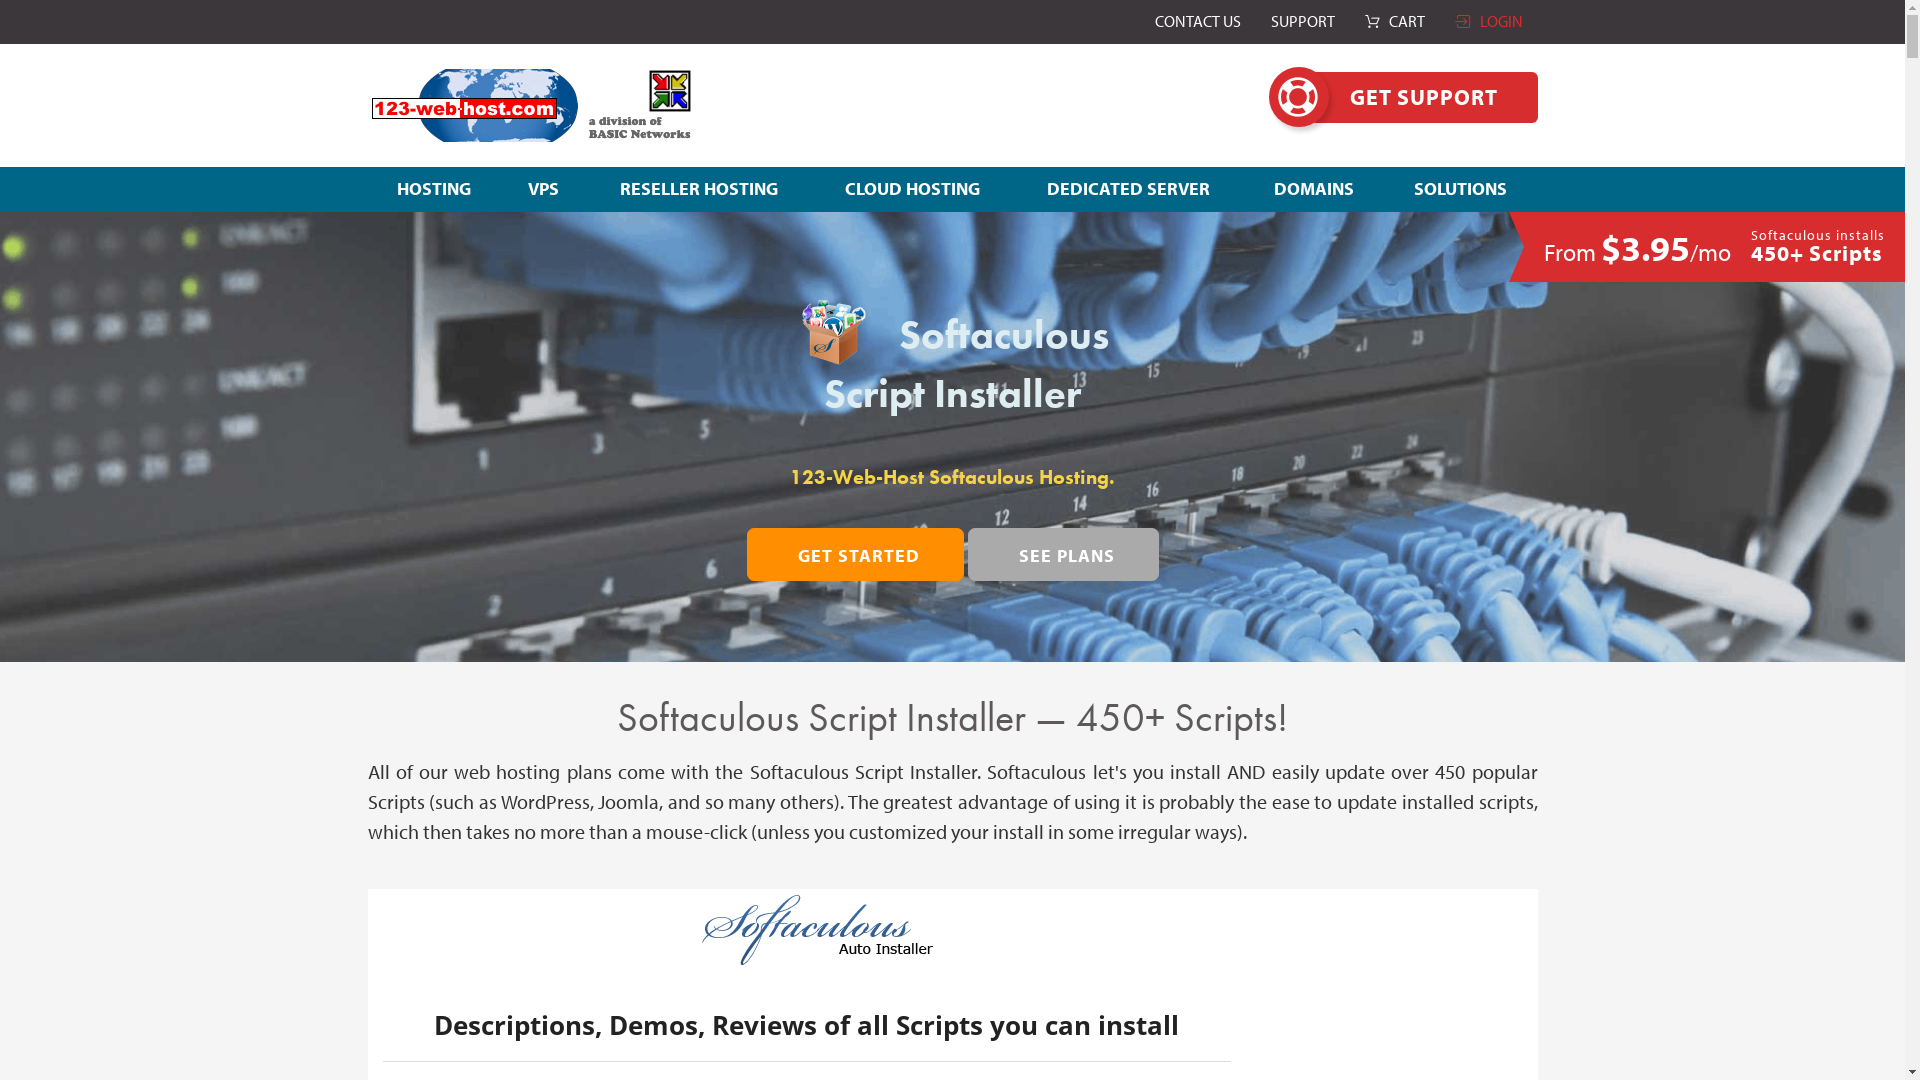  What do you see at coordinates (968, 554) in the screenshot?
I see `'SEE PLANS'` at bounding box center [968, 554].